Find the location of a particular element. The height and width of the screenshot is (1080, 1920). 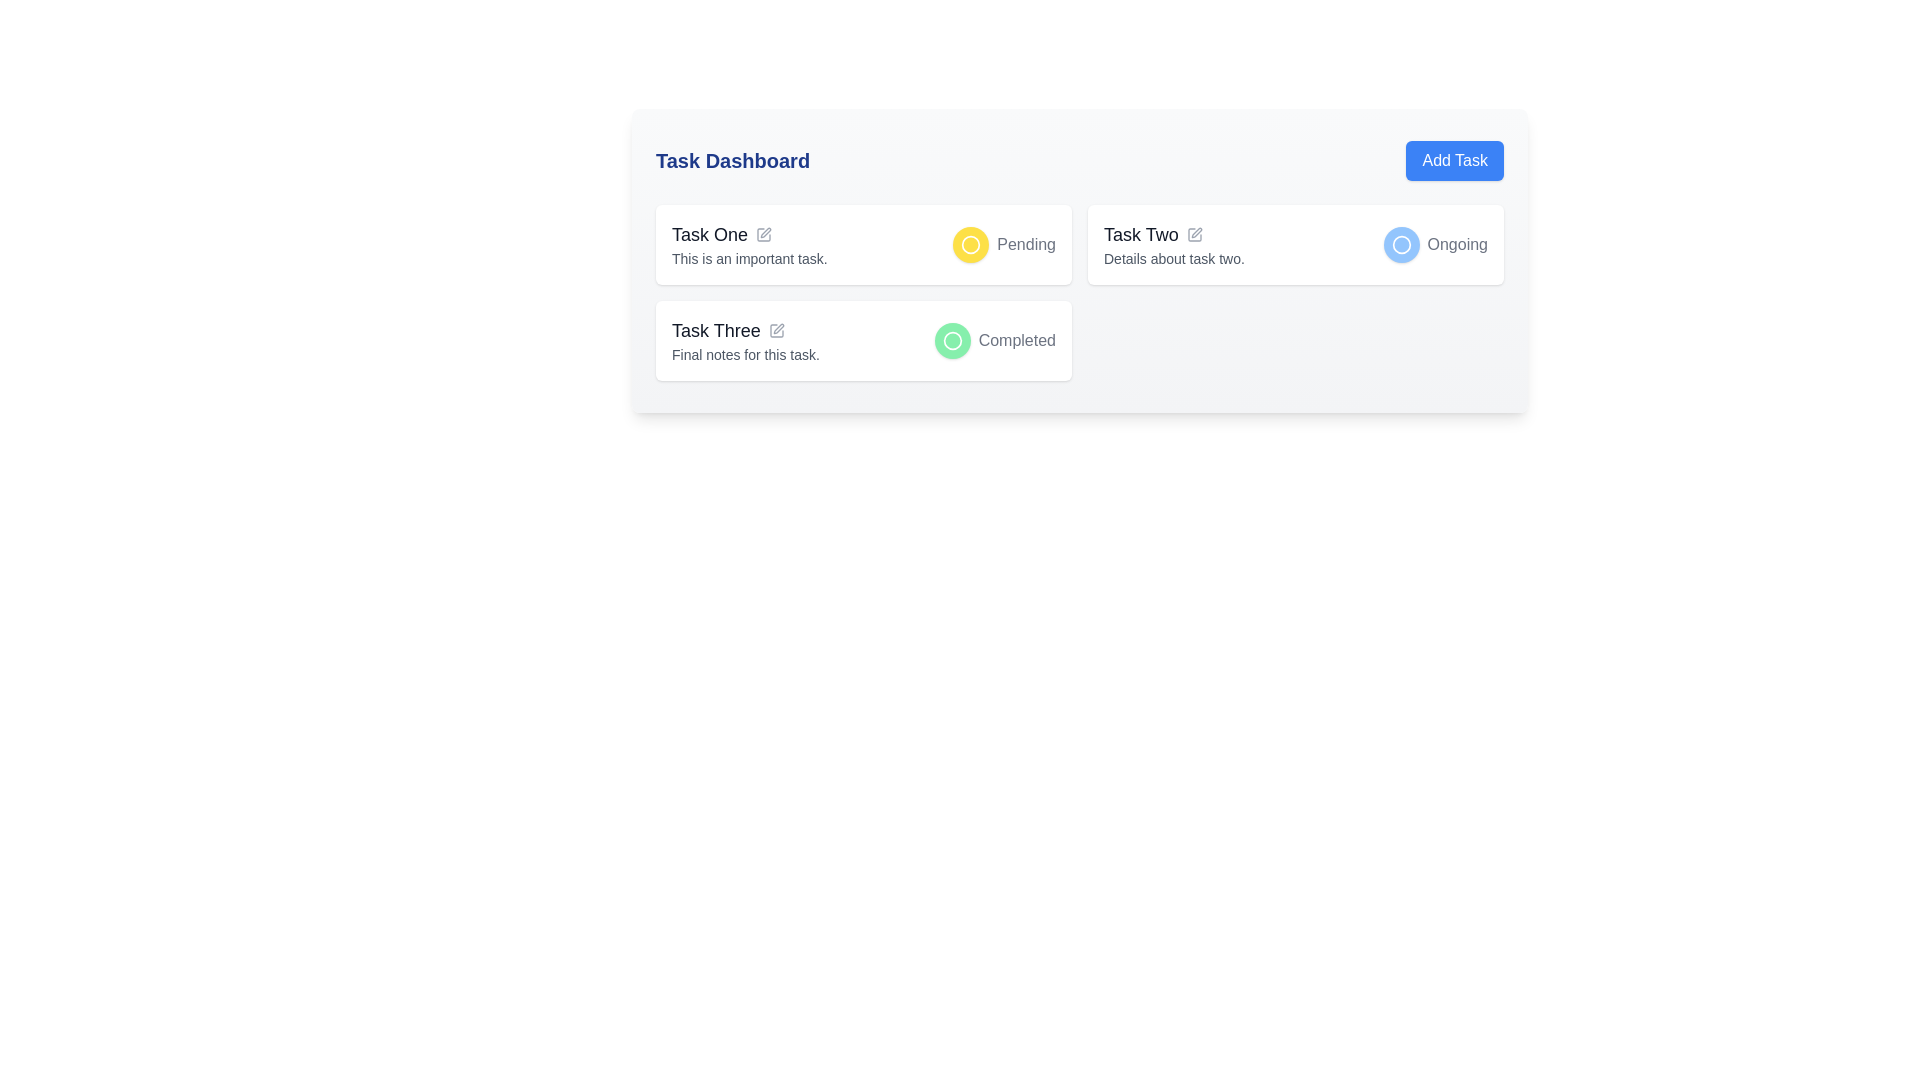

the status indicator icon located to the left of the 'Ongoing' label, which is part of the rounded blue button for 'Task Two' is located at coordinates (1400, 244).